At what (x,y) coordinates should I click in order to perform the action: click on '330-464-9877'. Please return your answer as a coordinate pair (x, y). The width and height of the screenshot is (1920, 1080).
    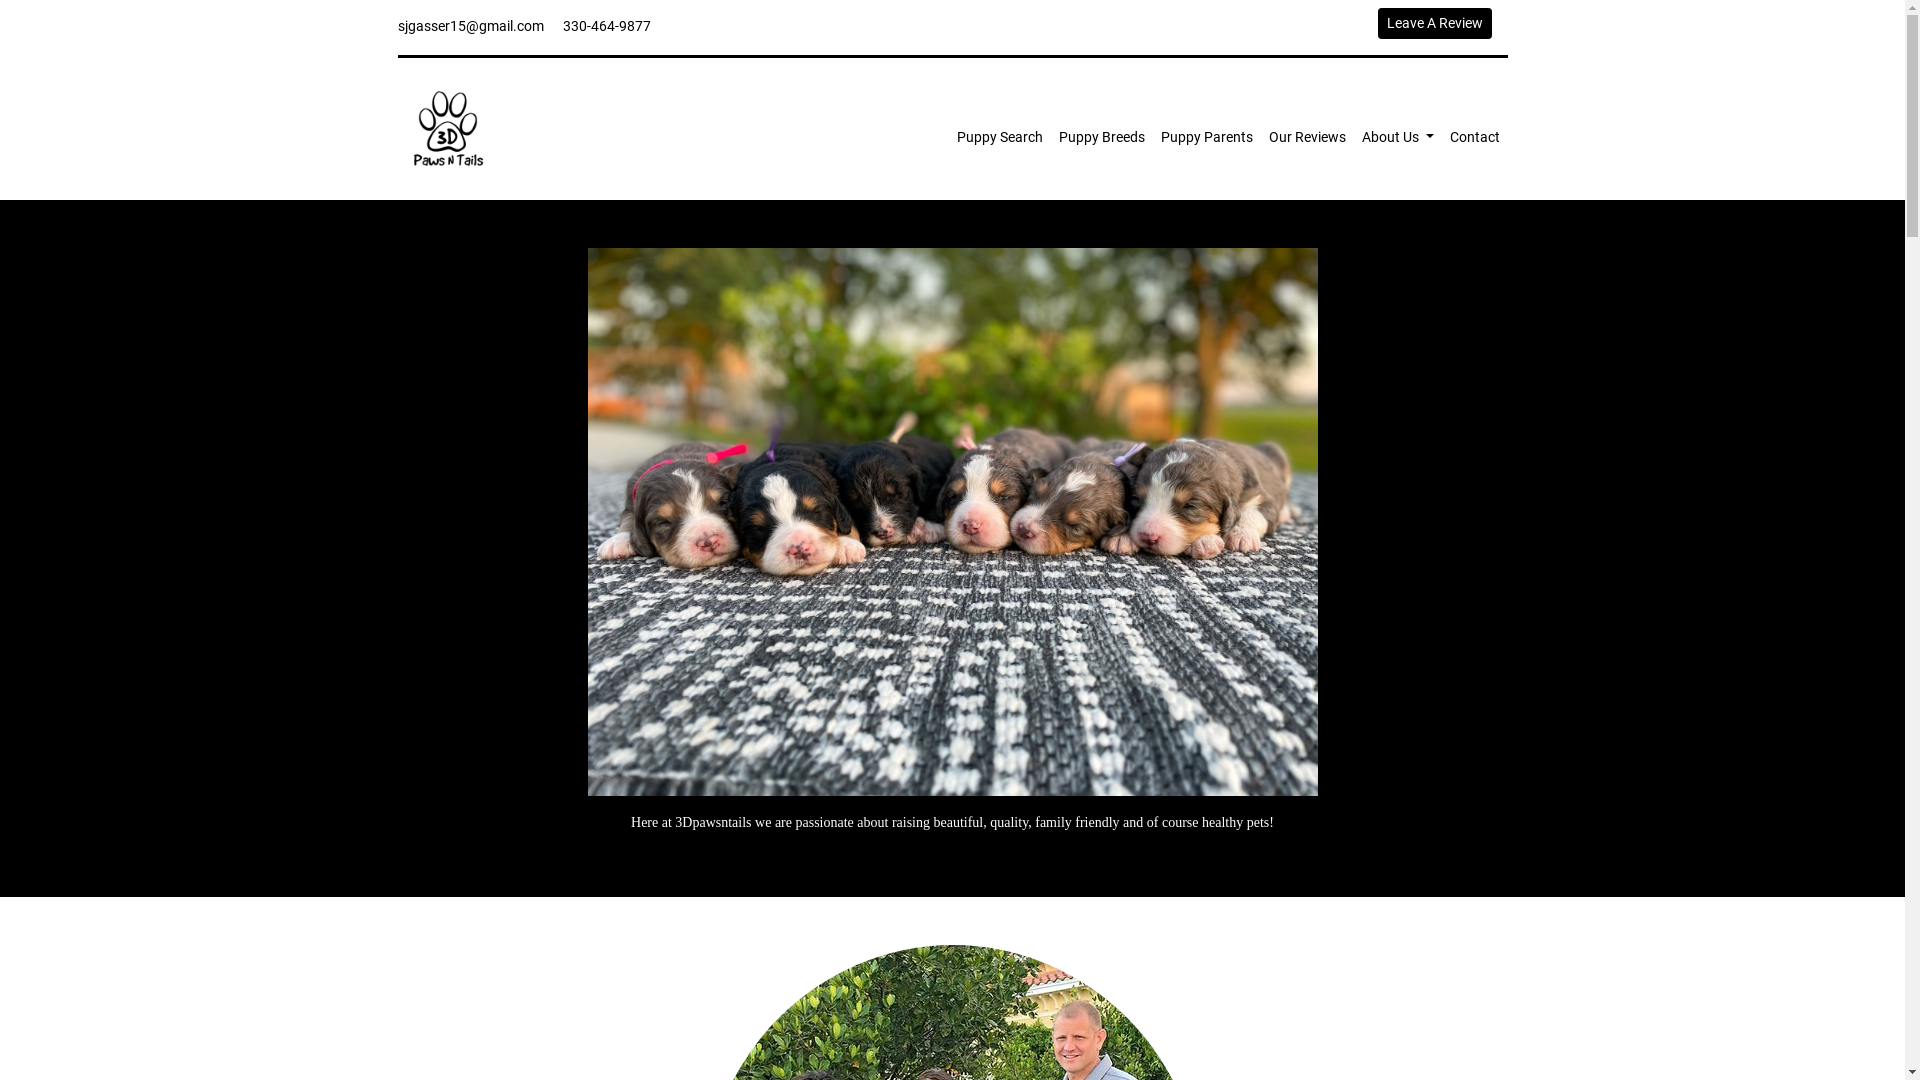
    Looking at the image, I should click on (604, 26).